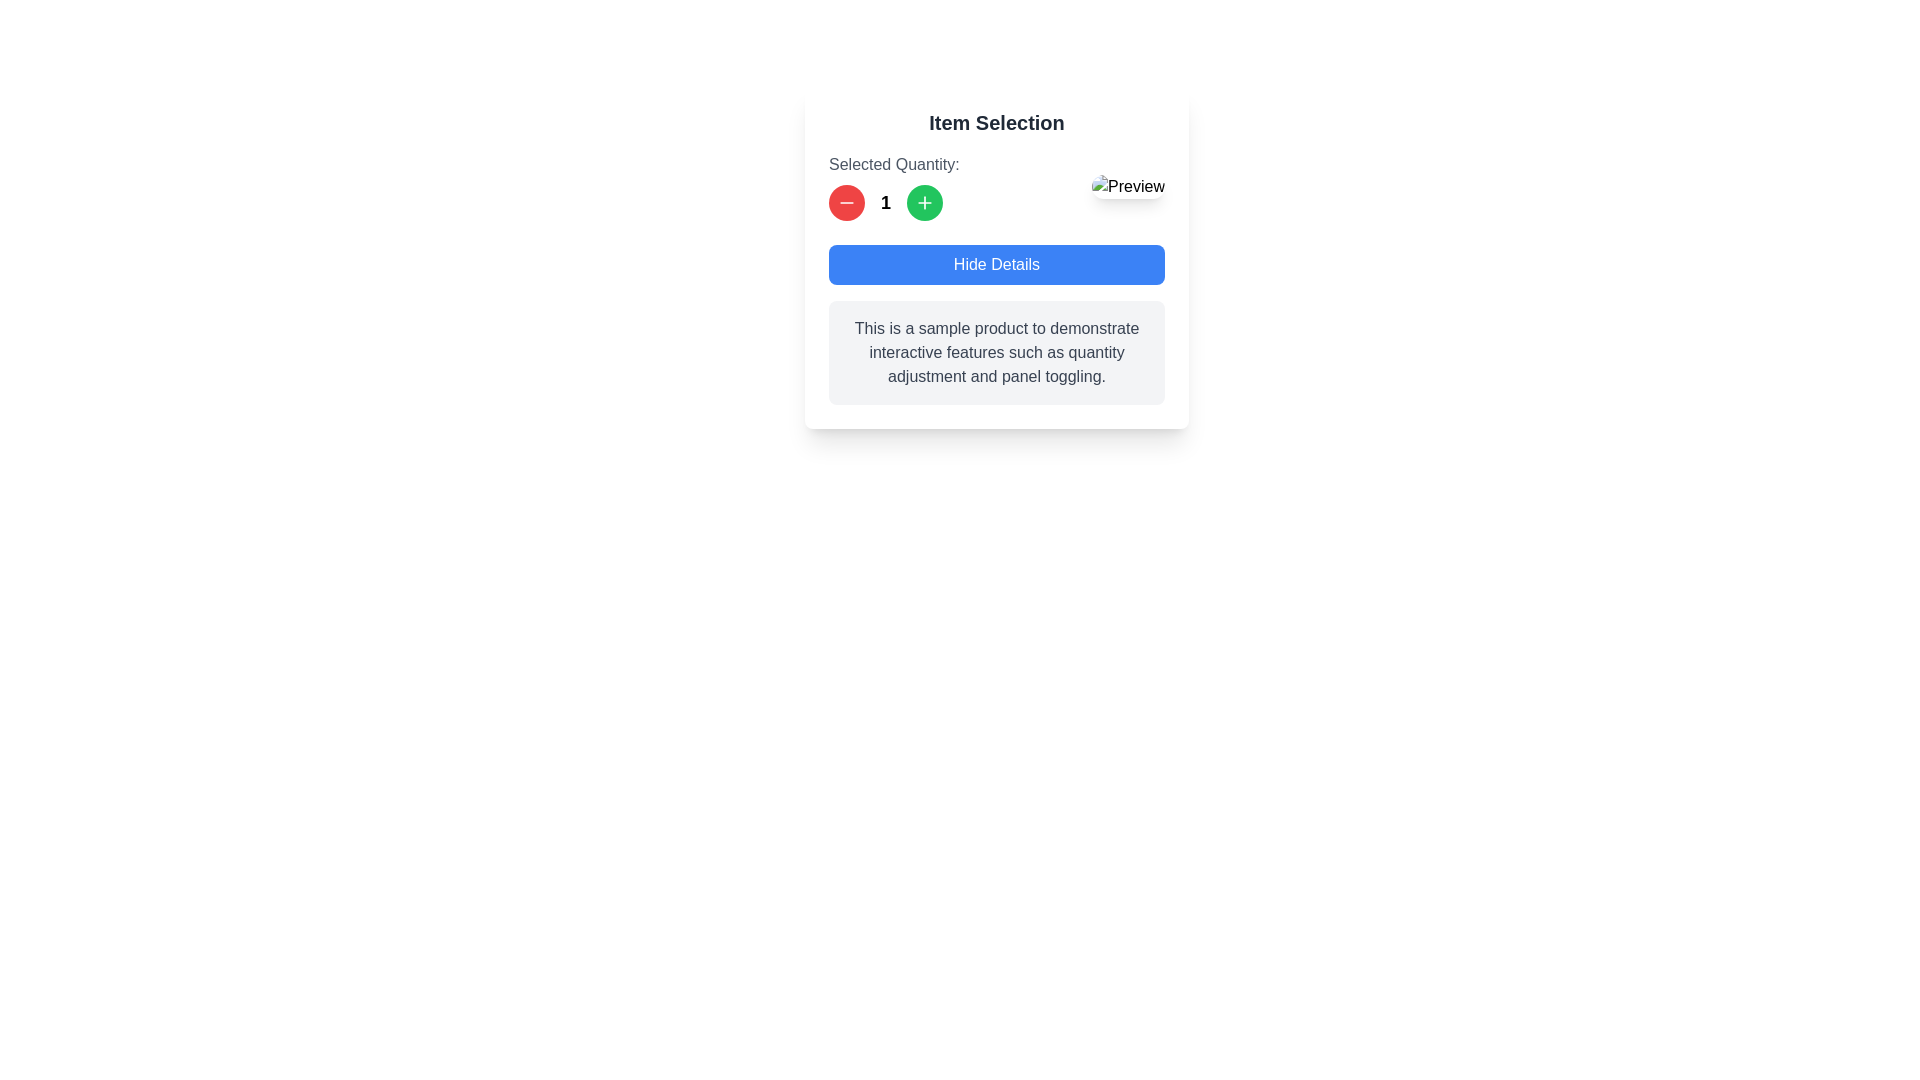 The height and width of the screenshot is (1080, 1920). What do you see at coordinates (997, 352) in the screenshot?
I see `the static informational Text panel located below the blue button labeled 'Hide Details'` at bounding box center [997, 352].